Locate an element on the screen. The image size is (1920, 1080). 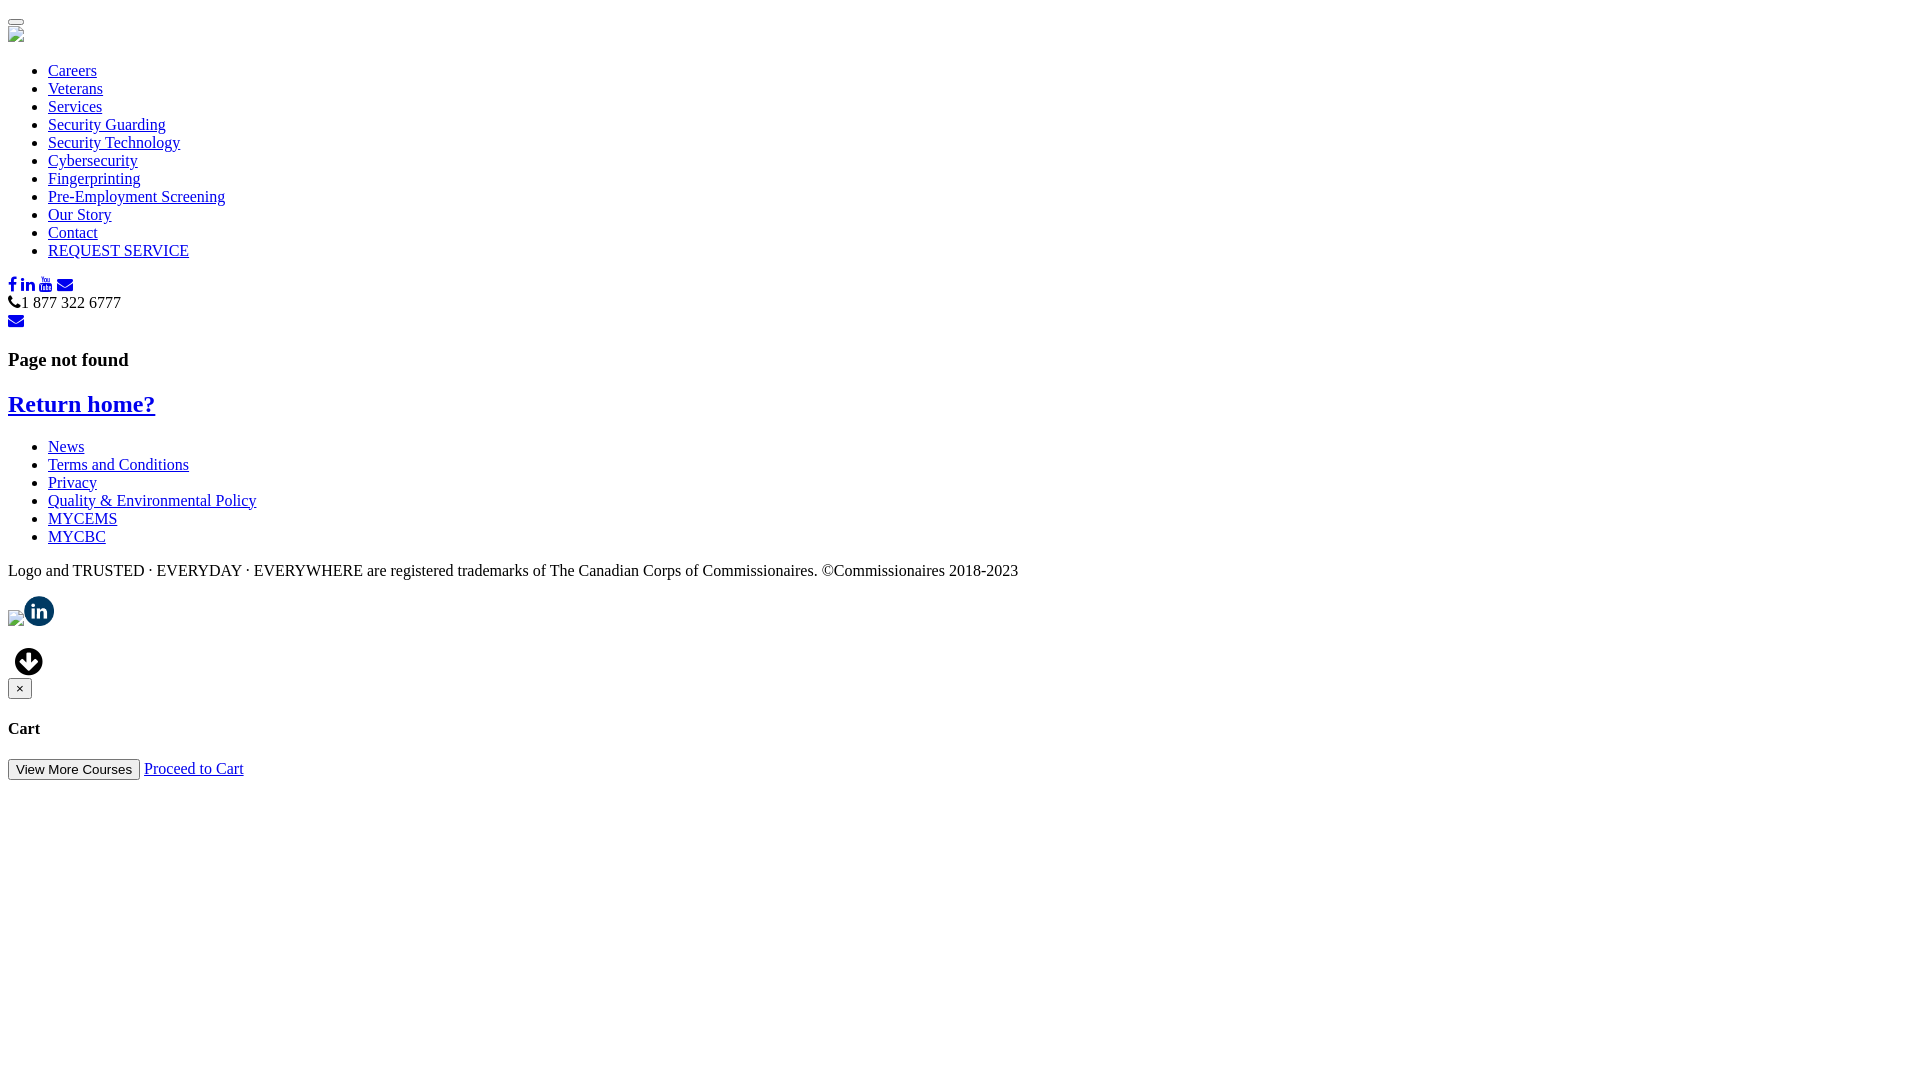
'Veterans' is located at coordinates (75, 87).